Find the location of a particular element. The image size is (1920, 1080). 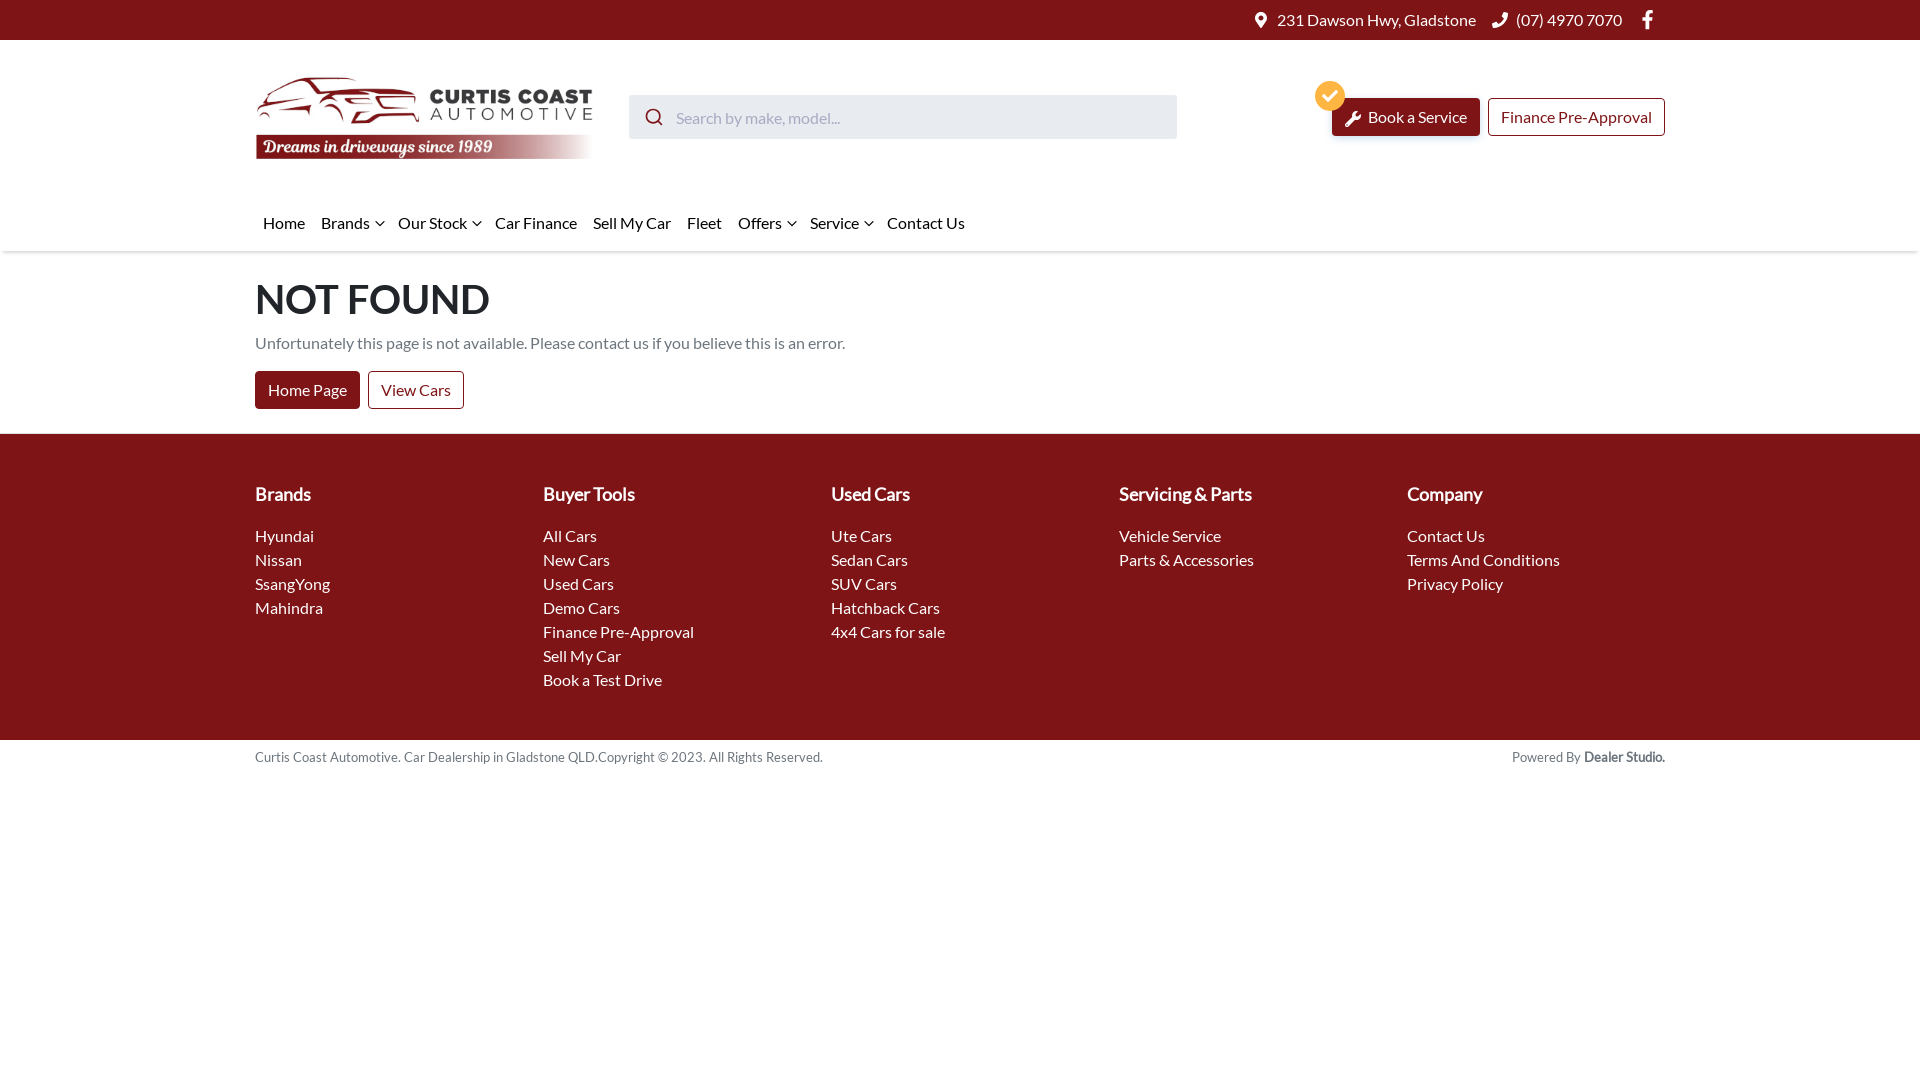

'Hatchback Cars' is located at coordinates (884, 606).